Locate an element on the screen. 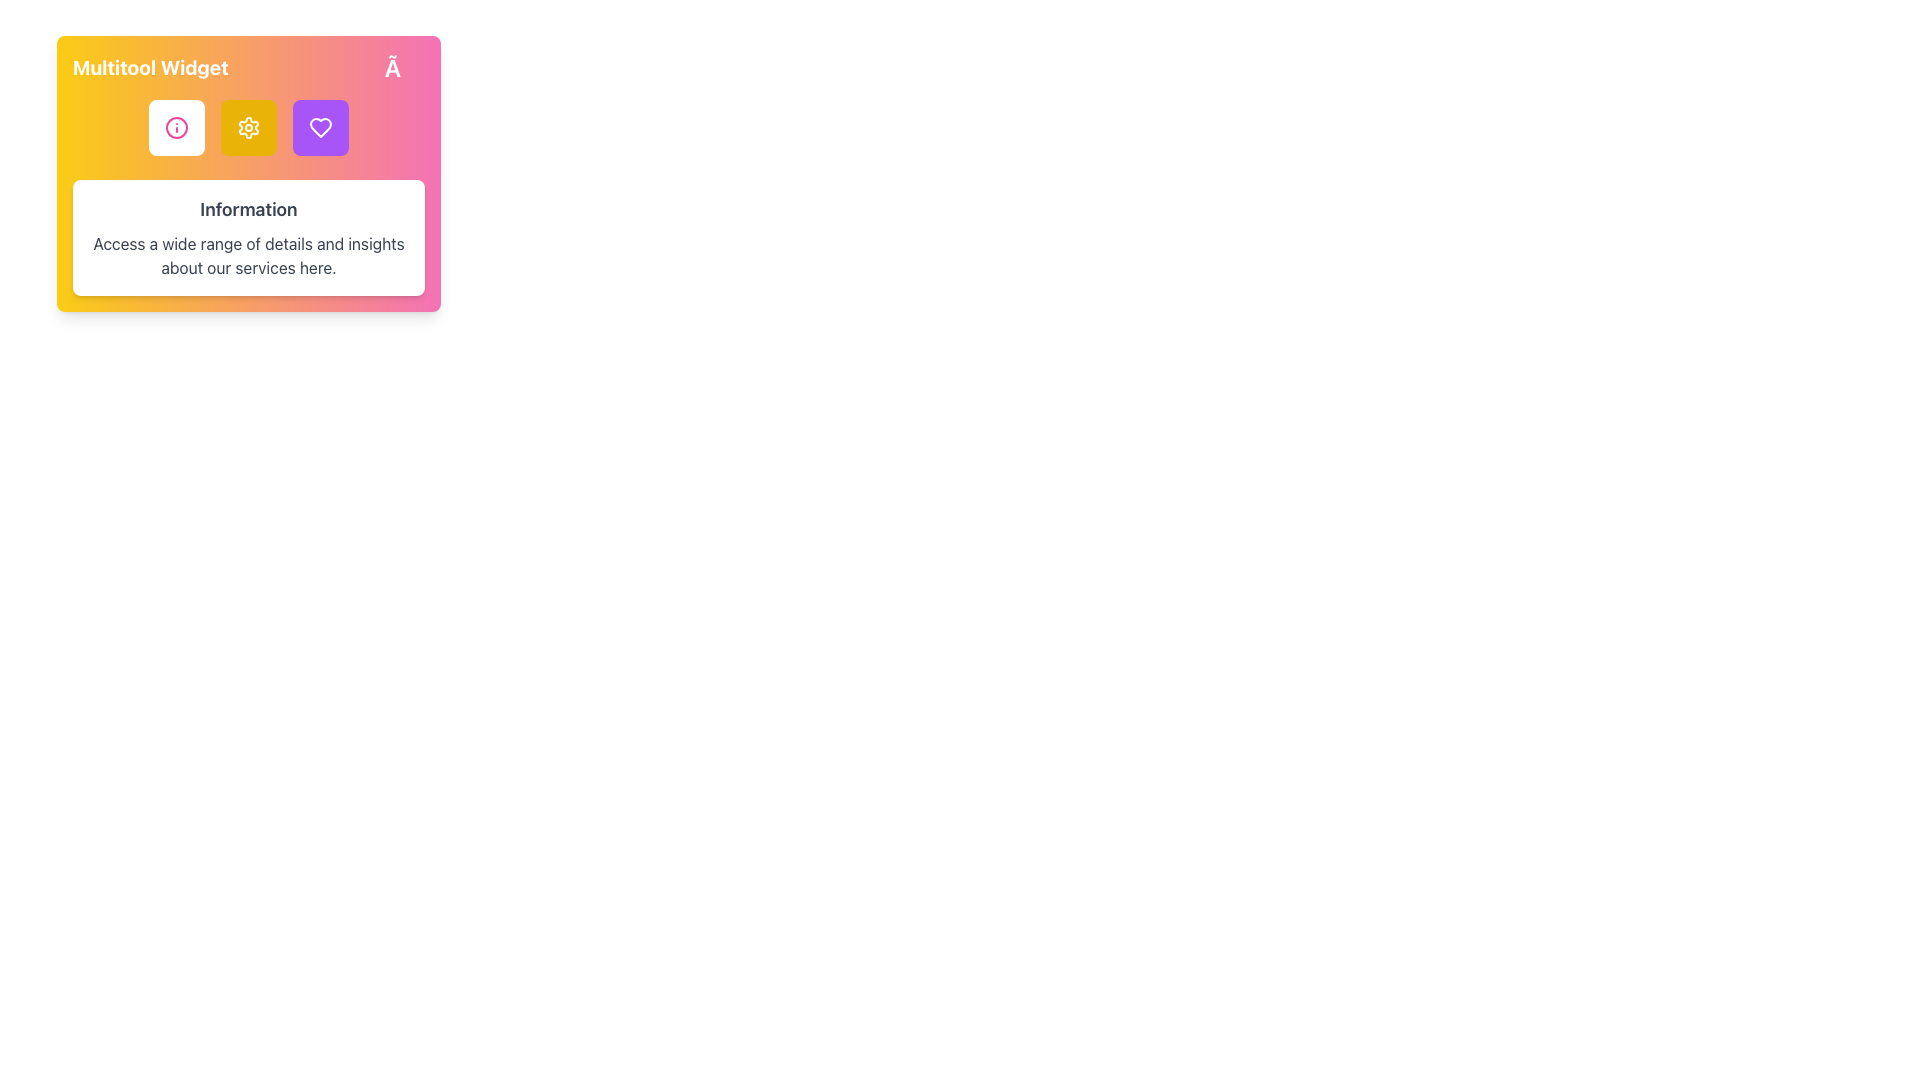 The image size is (1920, 1080). the third button in a horizontal row of three, which has a purple background and a white heart icon is located at coordinates (321, 127).